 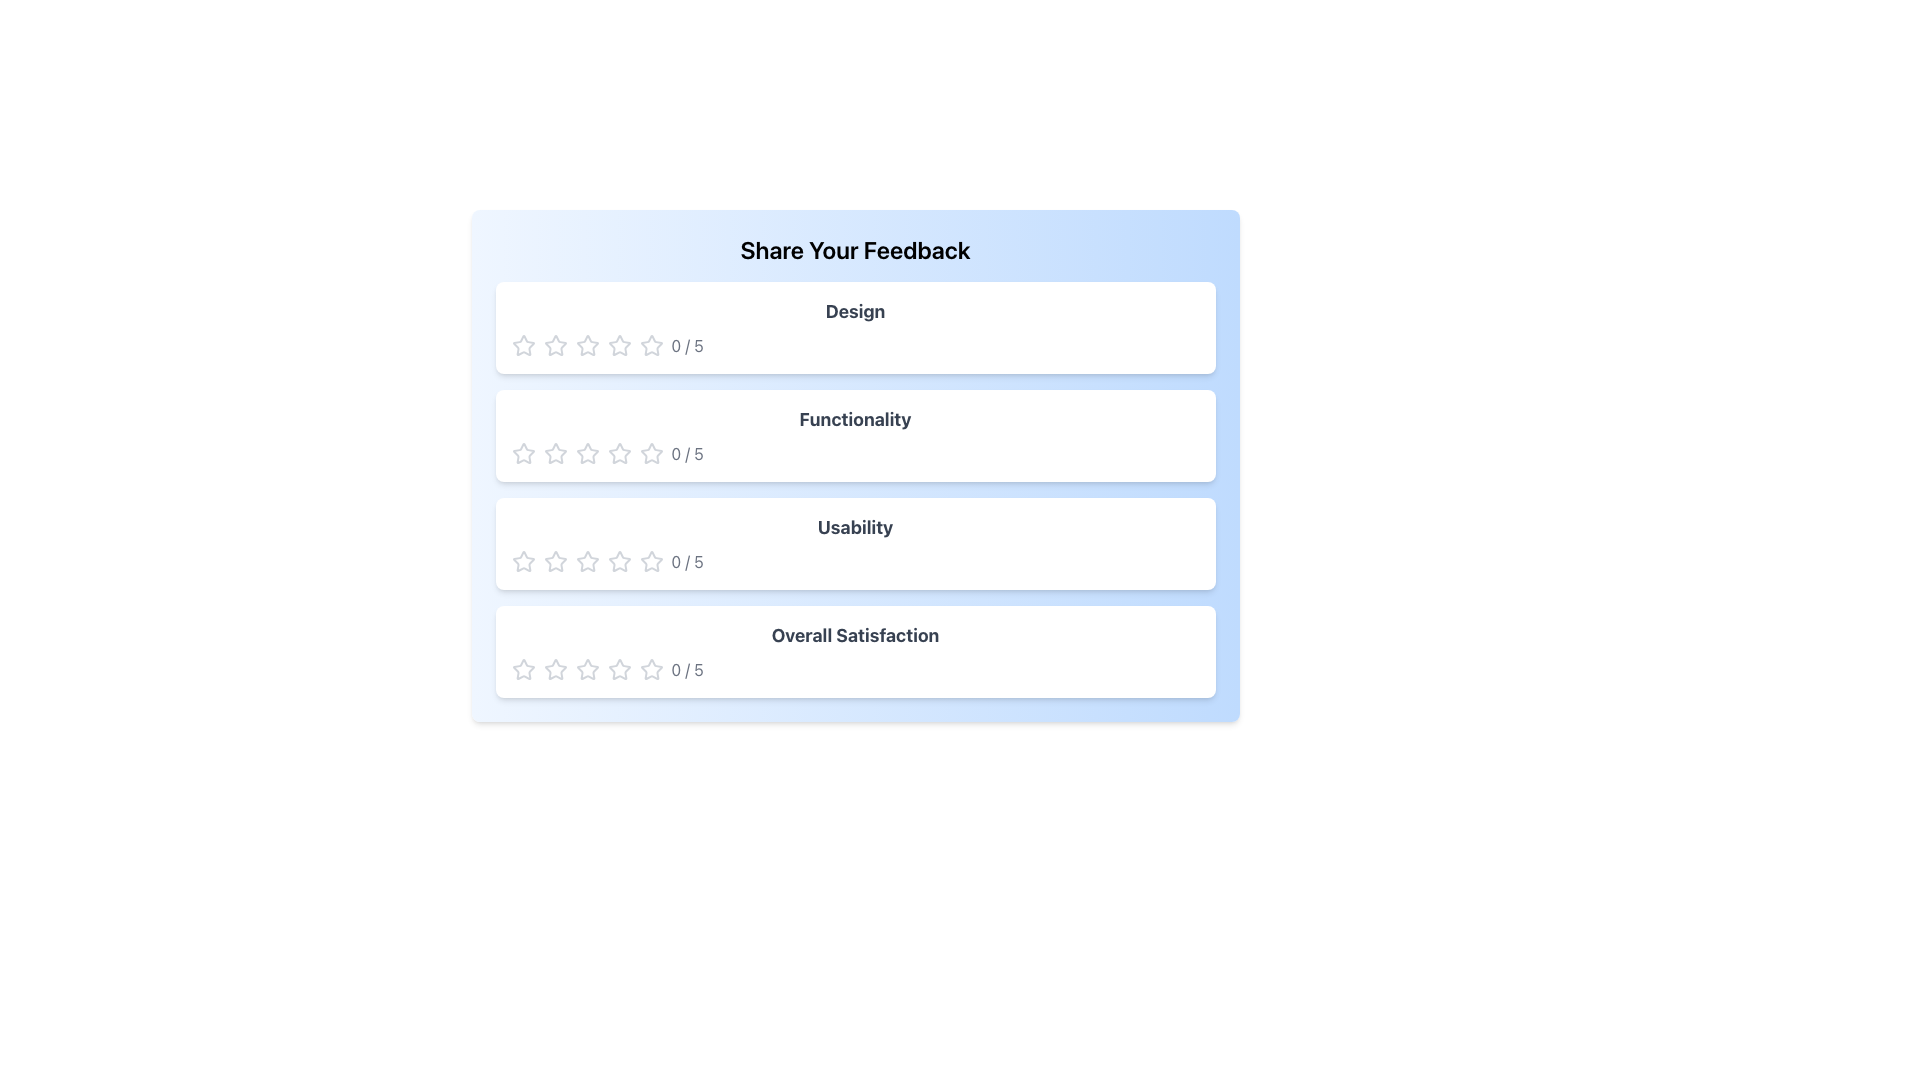 What do you see at coordinates (618, 453) in the screenshot?
I see `the second star in the horizontal set of rating stars within the 'Functionality' section of the feedback form to assign a rating` at bounding box center [618, 453].